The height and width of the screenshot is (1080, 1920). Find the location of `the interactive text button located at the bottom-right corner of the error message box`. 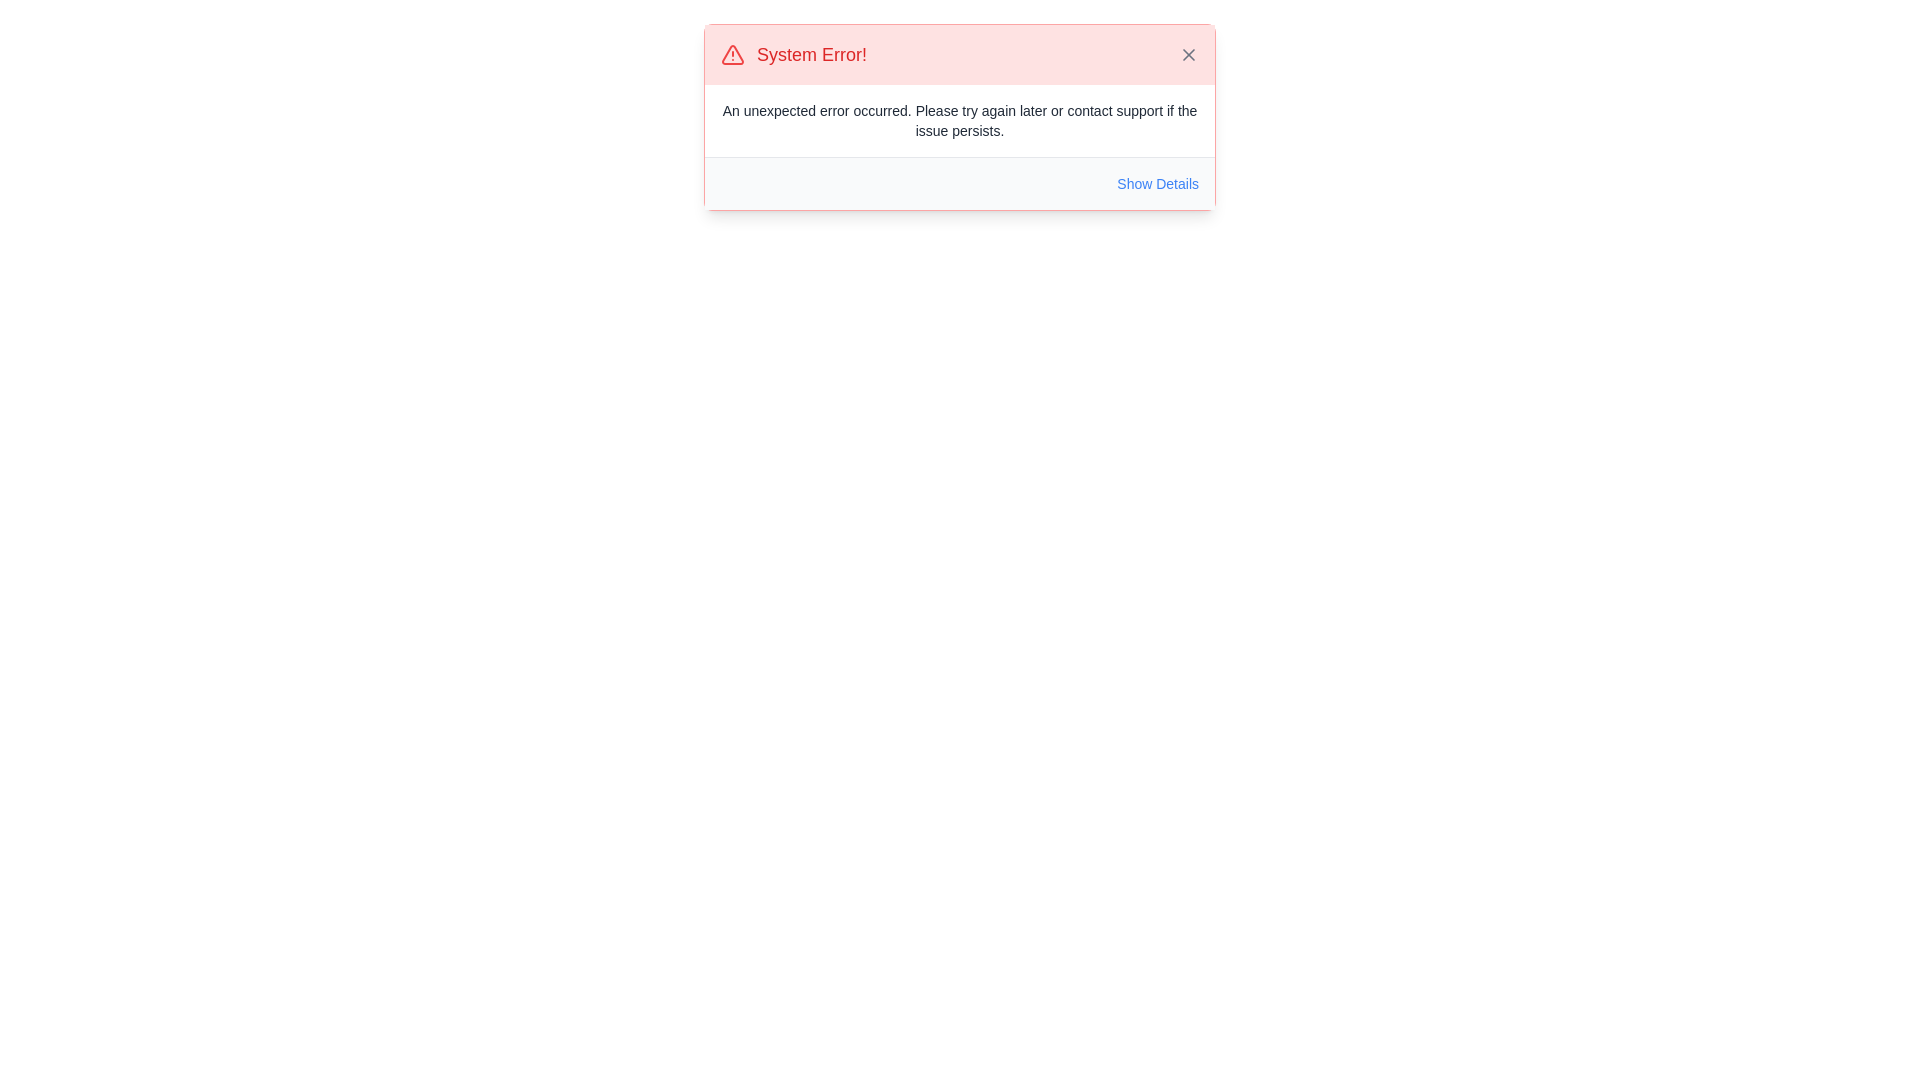

the interactive text button located at the bottom-right corner of the error message box is located at coordinates (1158, 184).